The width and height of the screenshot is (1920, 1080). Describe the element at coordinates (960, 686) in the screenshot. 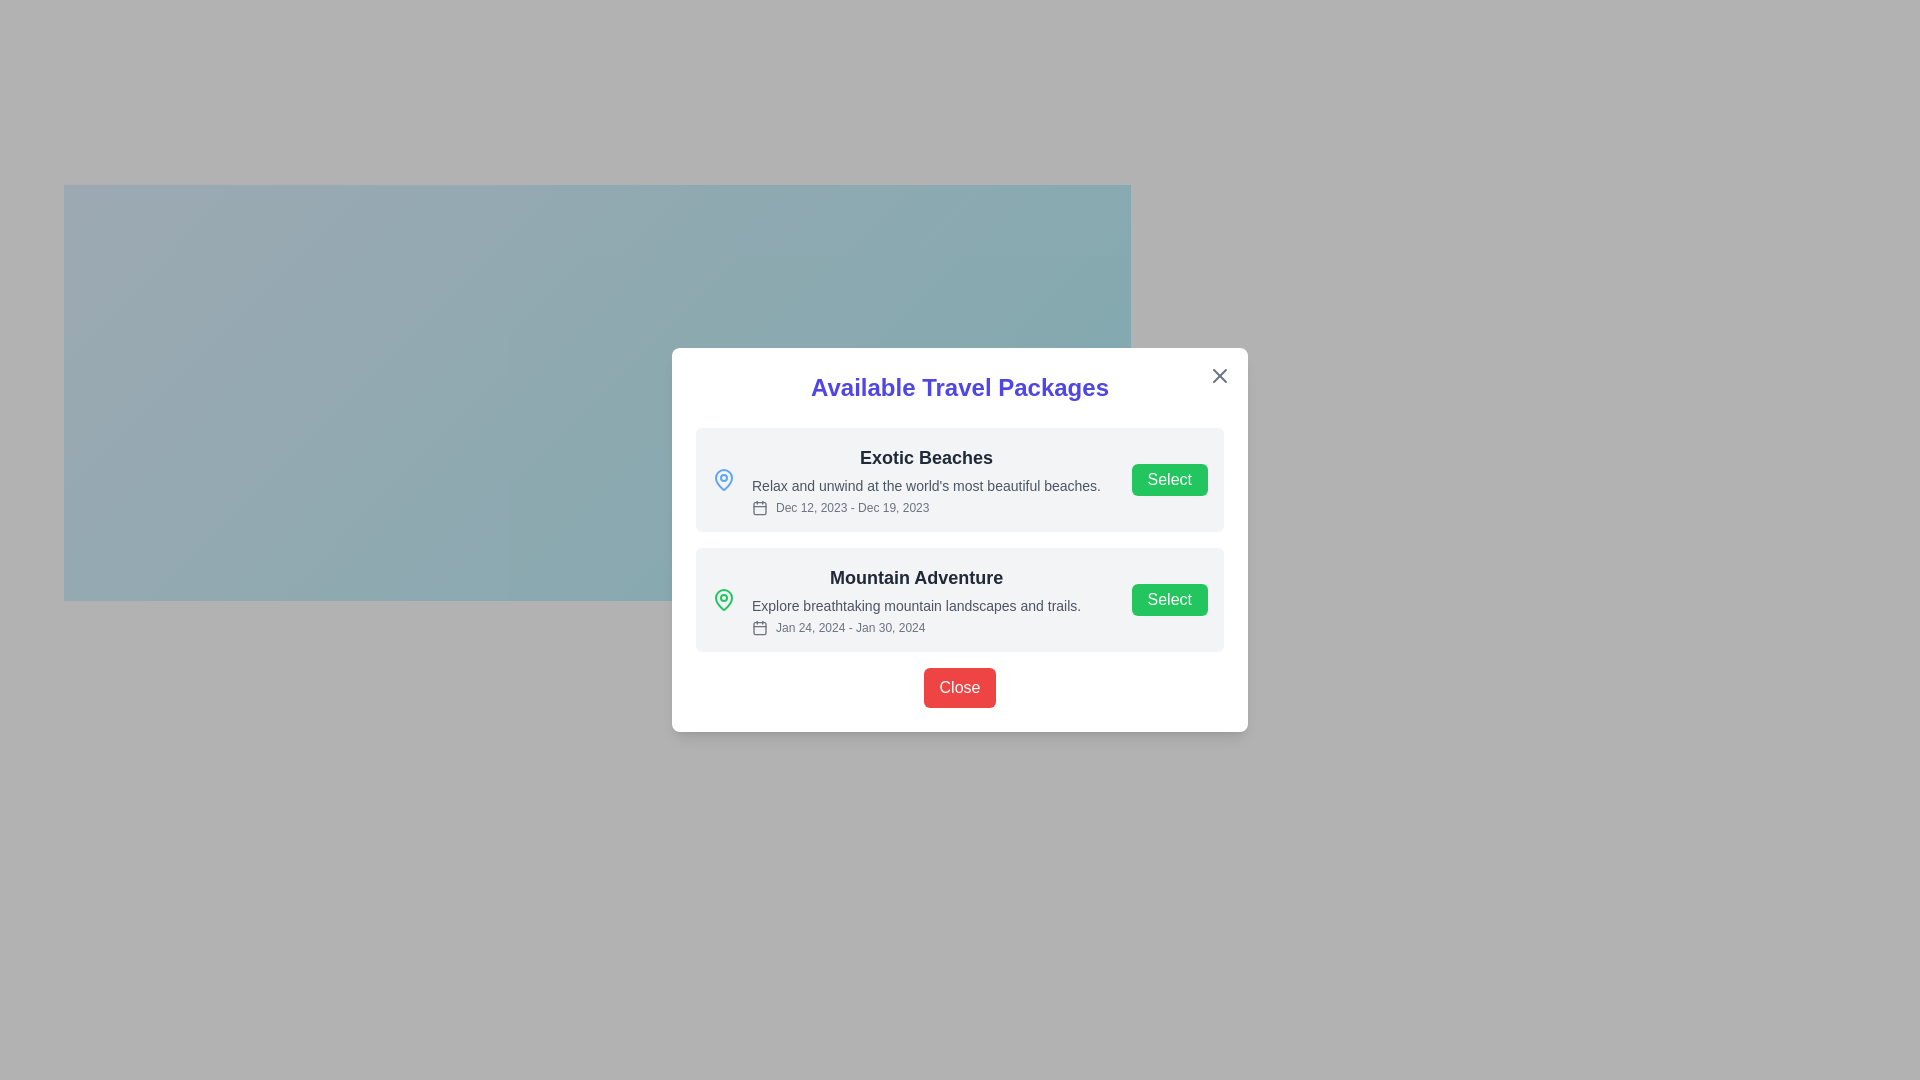

I see `the 'Close' button with a red background and rounded corners` at that location.